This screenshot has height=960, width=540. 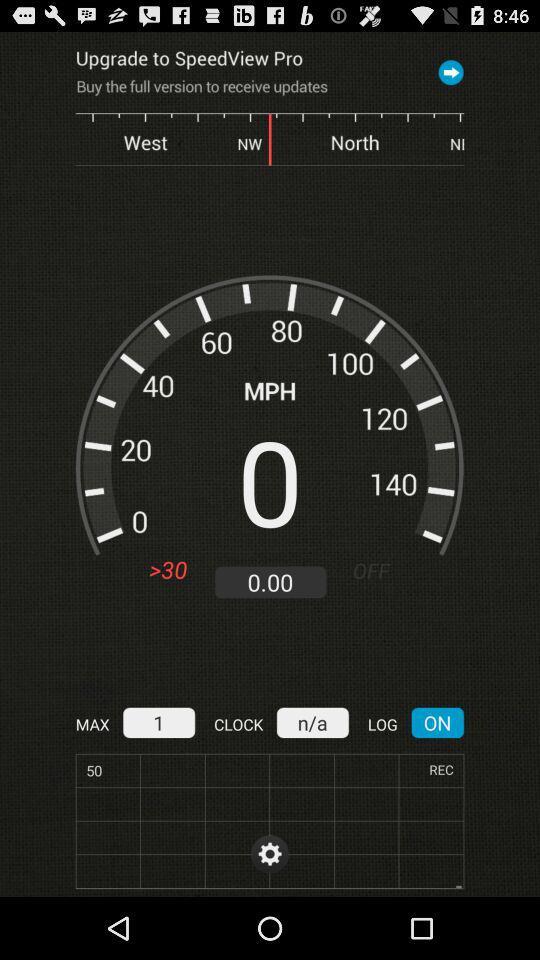 I want to click on item next to clock icon, so click(x=312, y=721).